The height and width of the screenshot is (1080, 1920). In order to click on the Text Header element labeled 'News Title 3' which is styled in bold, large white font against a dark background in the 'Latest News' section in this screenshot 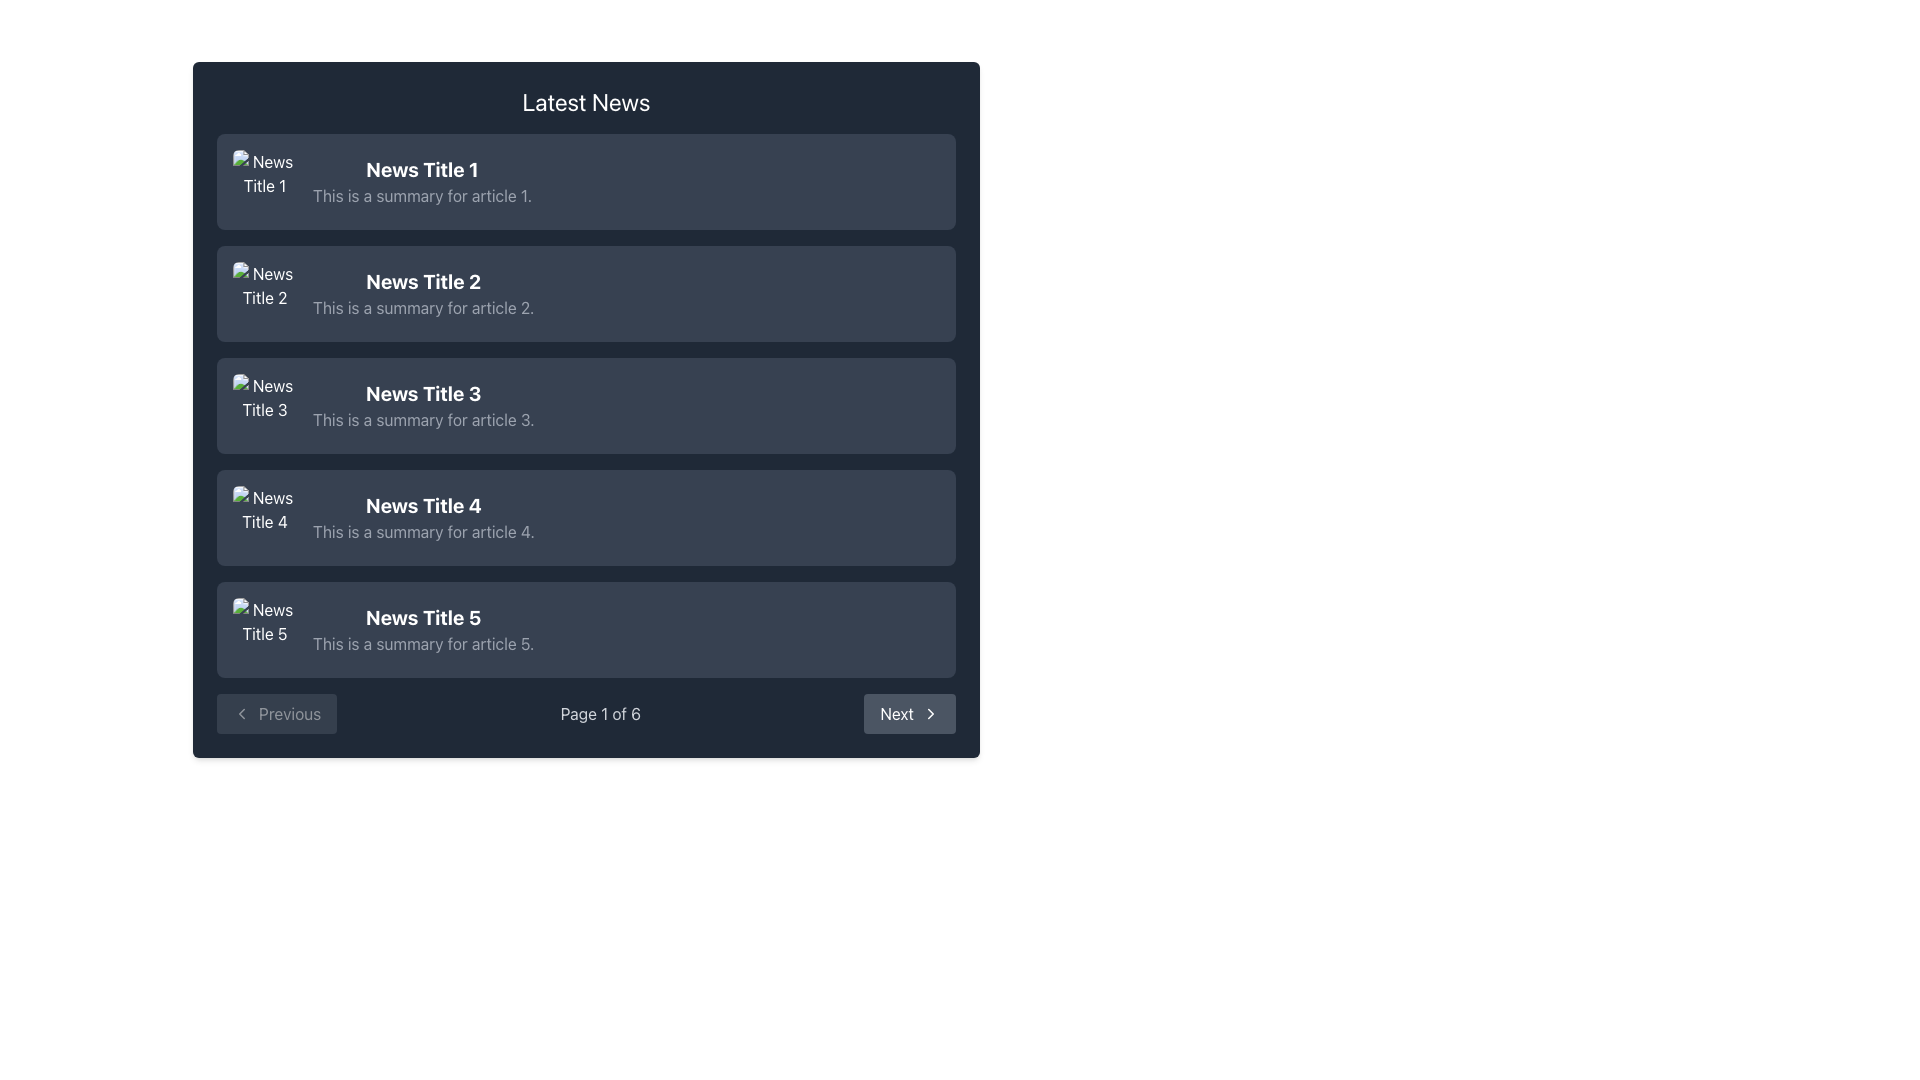, I will do `click(422, 393)`.